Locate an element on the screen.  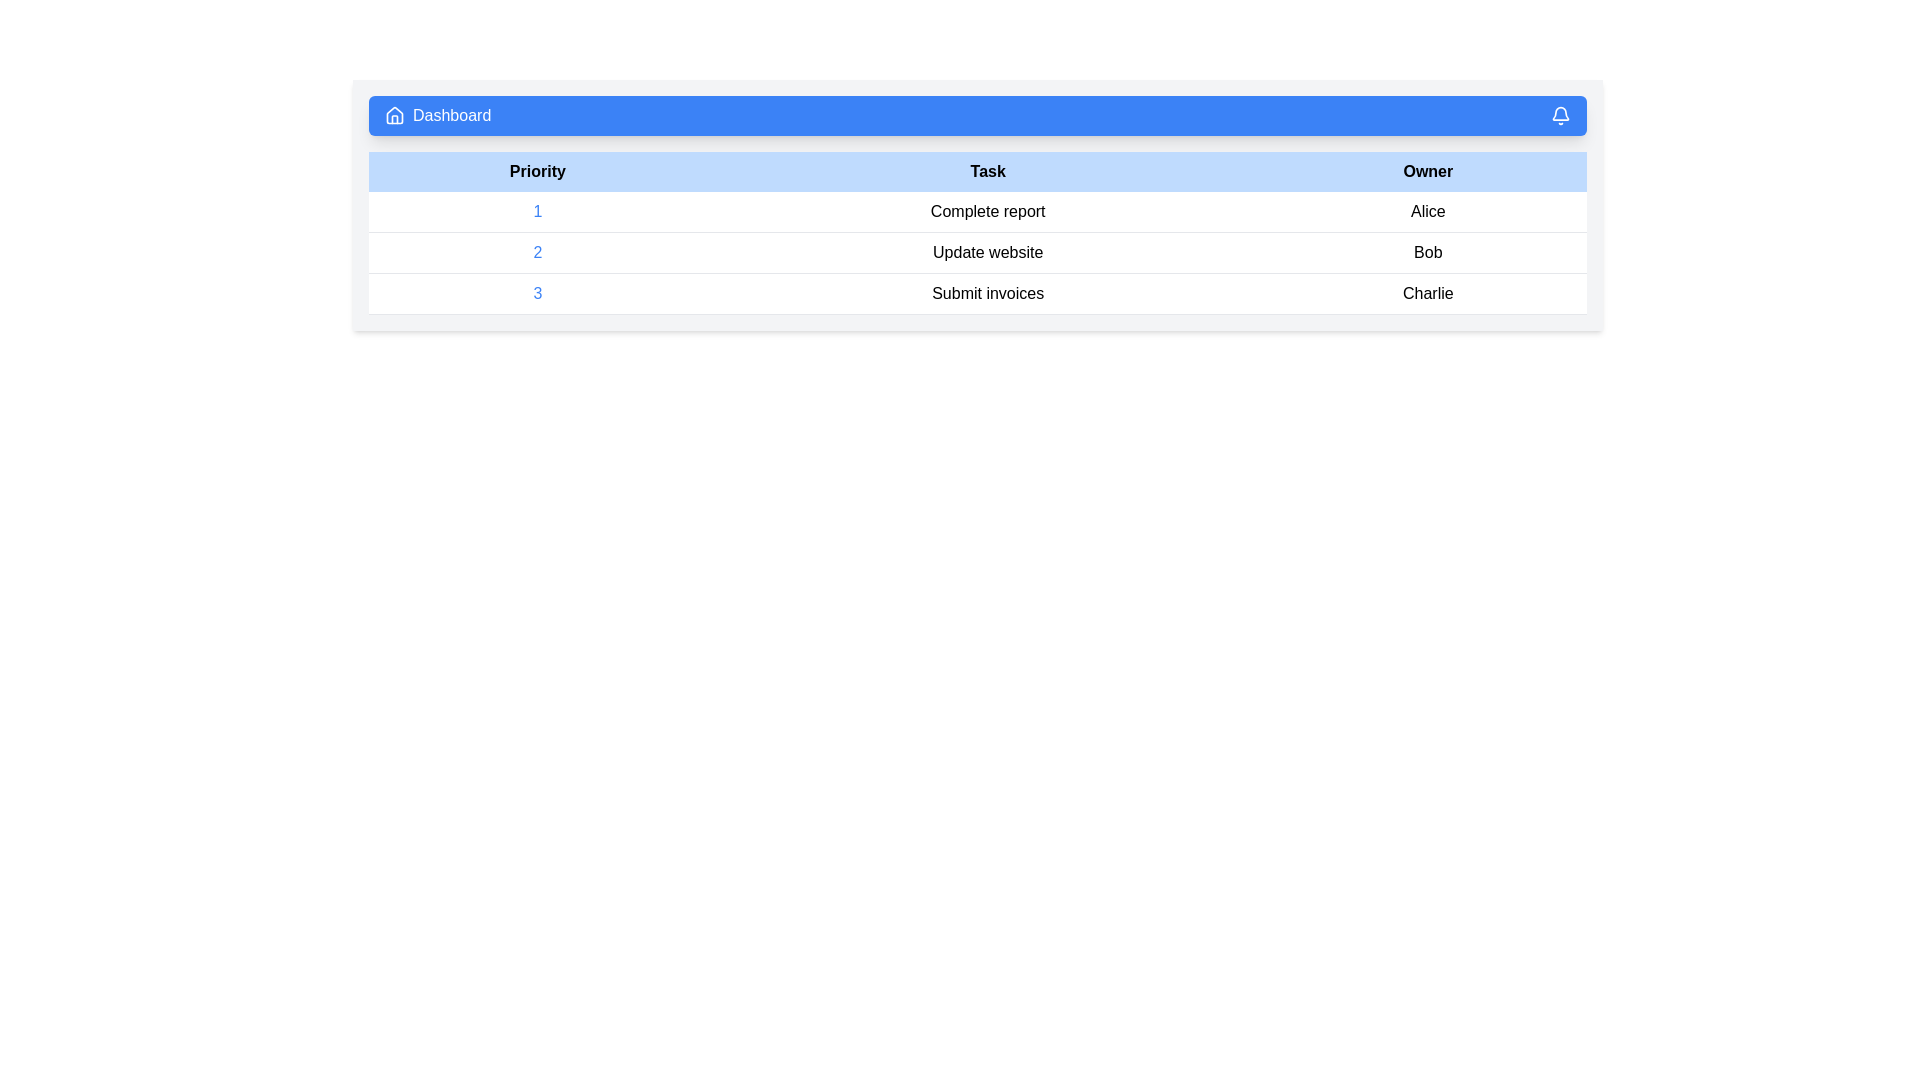
the informational text label indicating the owner associated with the 'Update website' task located in the third column of the second row is located at coordinates (1427, 252).